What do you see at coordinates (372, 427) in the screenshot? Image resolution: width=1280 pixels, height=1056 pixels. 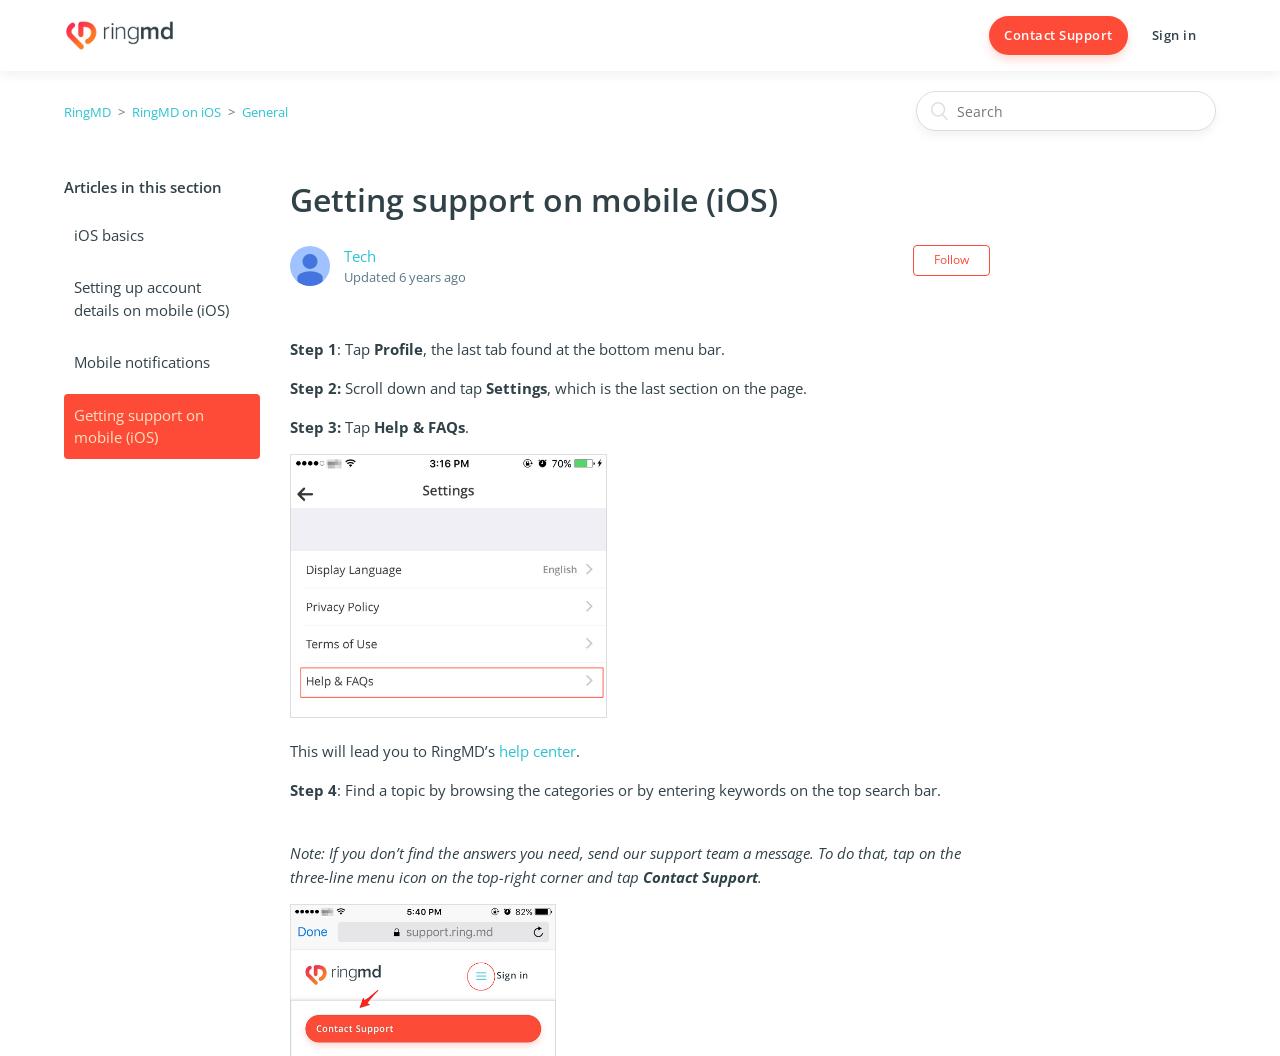 I see `'Help & FAQs'` at bounding box center [372, 427].